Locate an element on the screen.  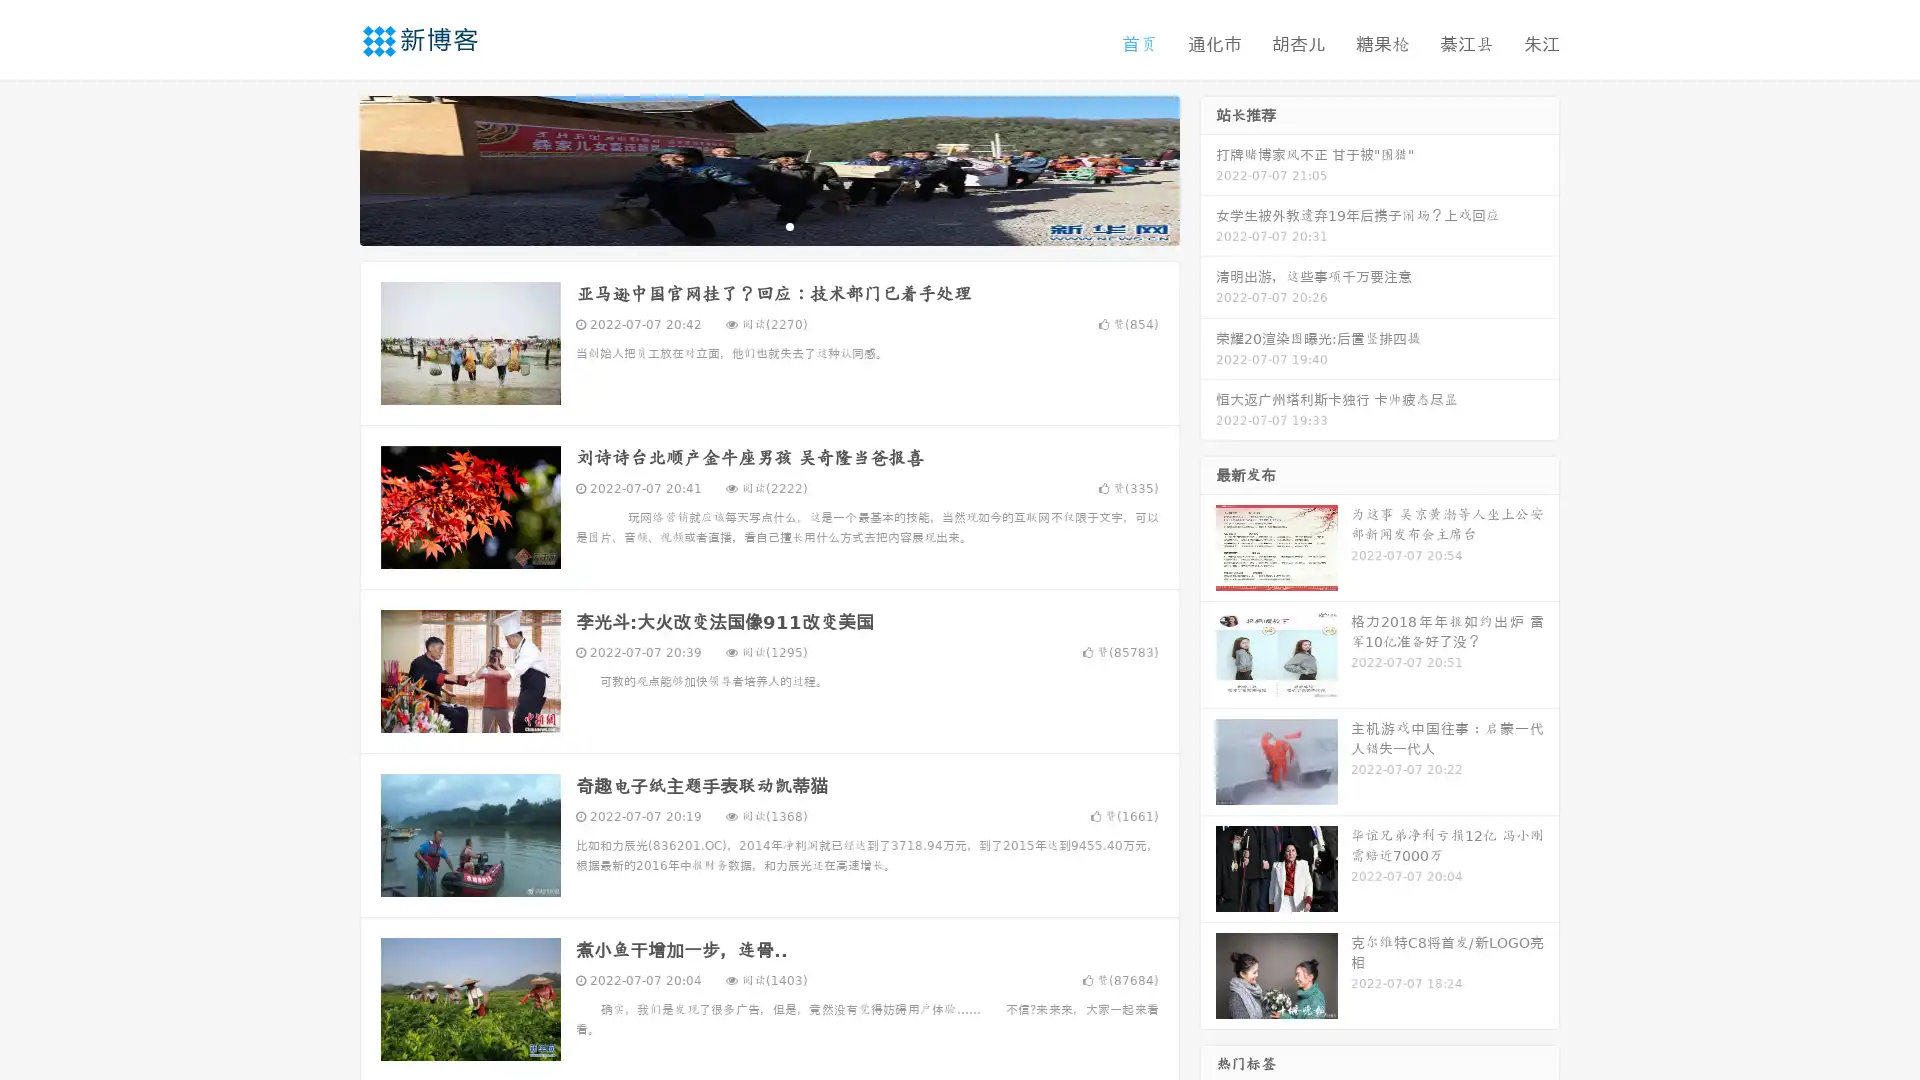
Go to slide 3 is located at coordinates (789, 225).